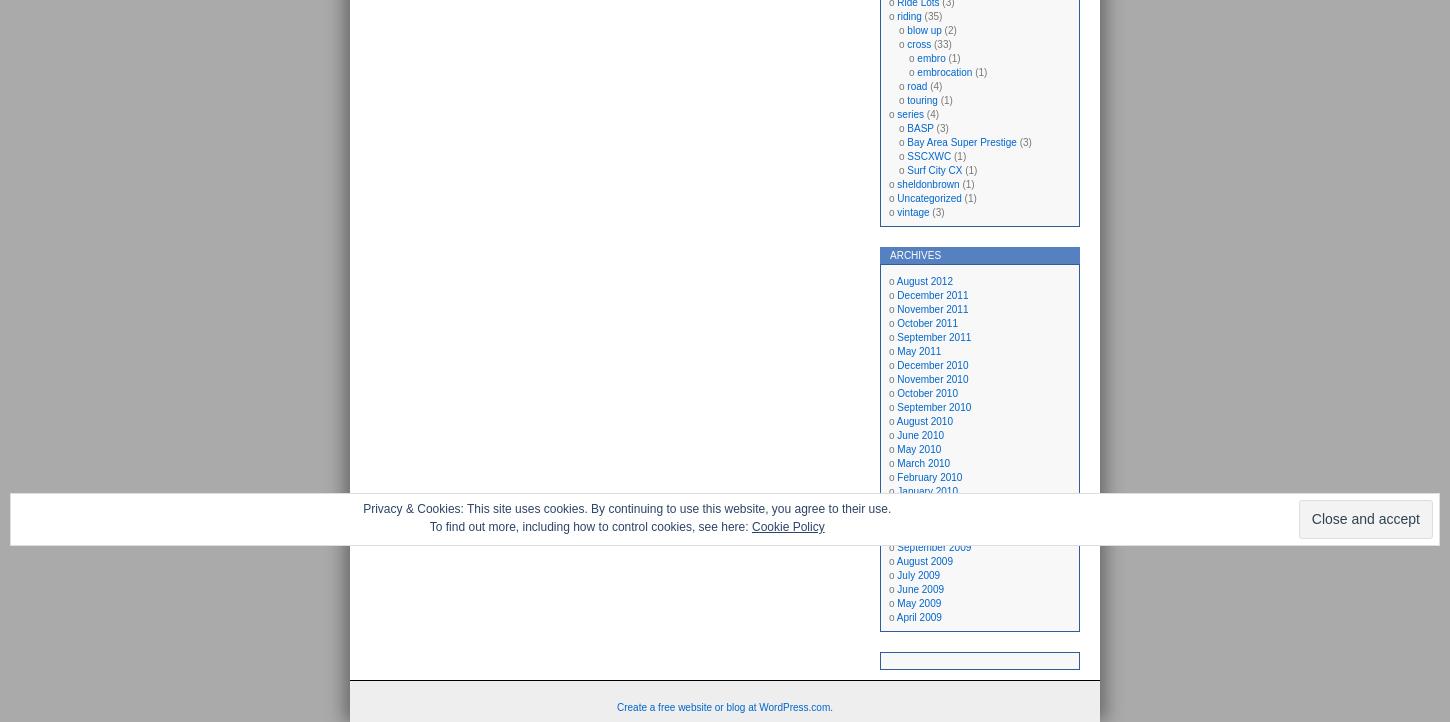  Describe the element at coordinates (895, 211) in the screenshot. I see `'vintage'` at that location.